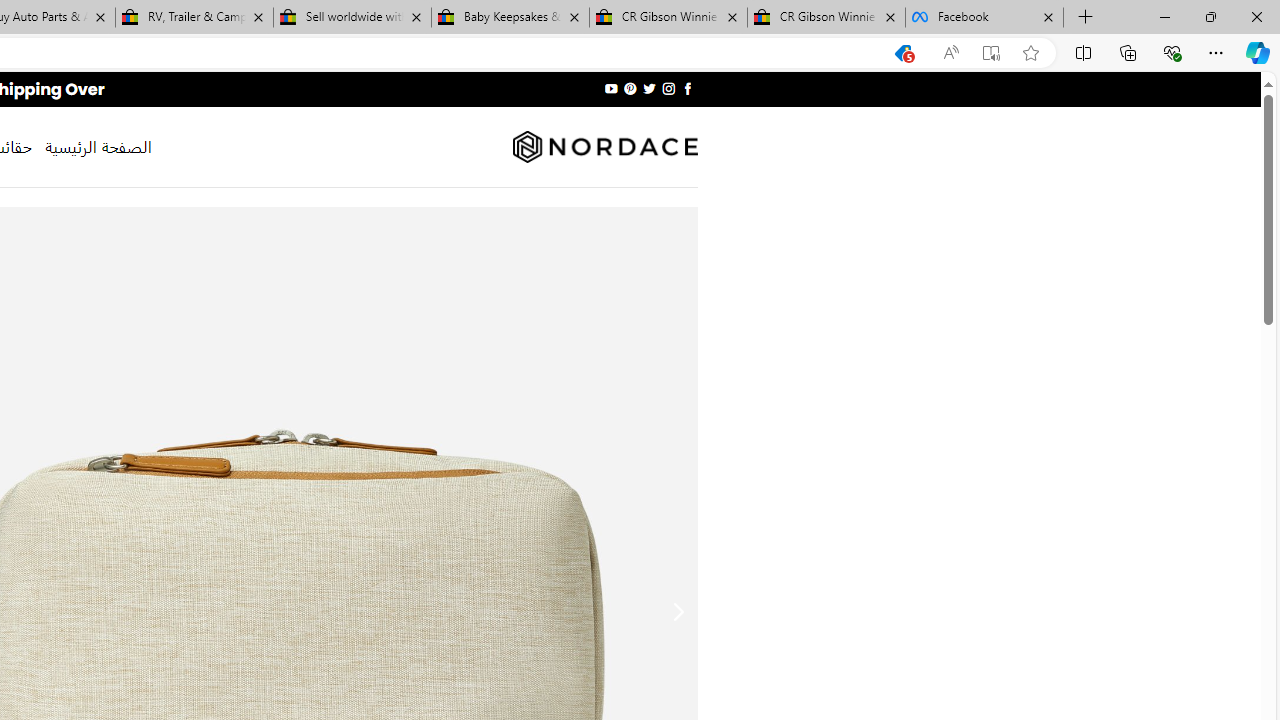  What do you see at coordinates (1164, 16) in the screenshot?
I see `'Minimize'` at bounding box center [1164, 16].